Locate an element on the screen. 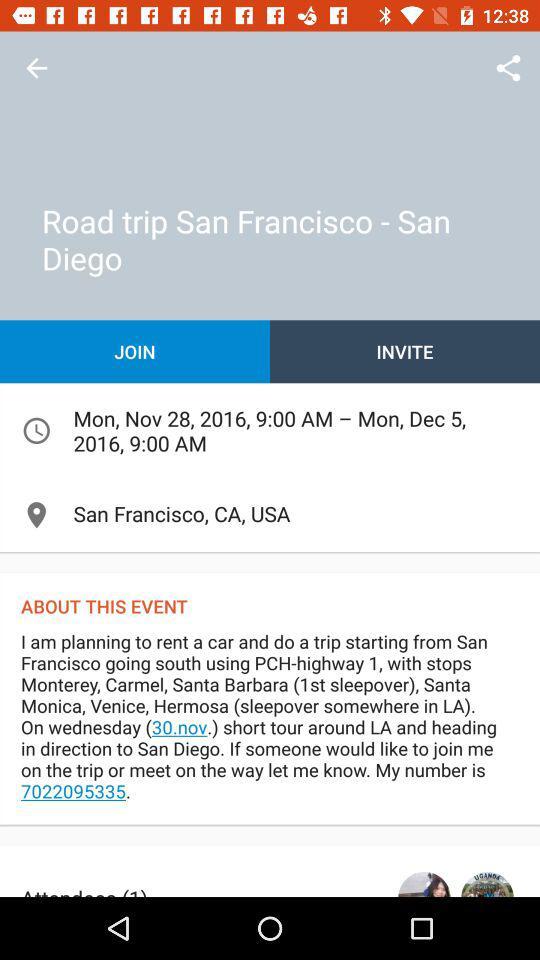  the item to the left of the invite is located at coordinates (135, 351).